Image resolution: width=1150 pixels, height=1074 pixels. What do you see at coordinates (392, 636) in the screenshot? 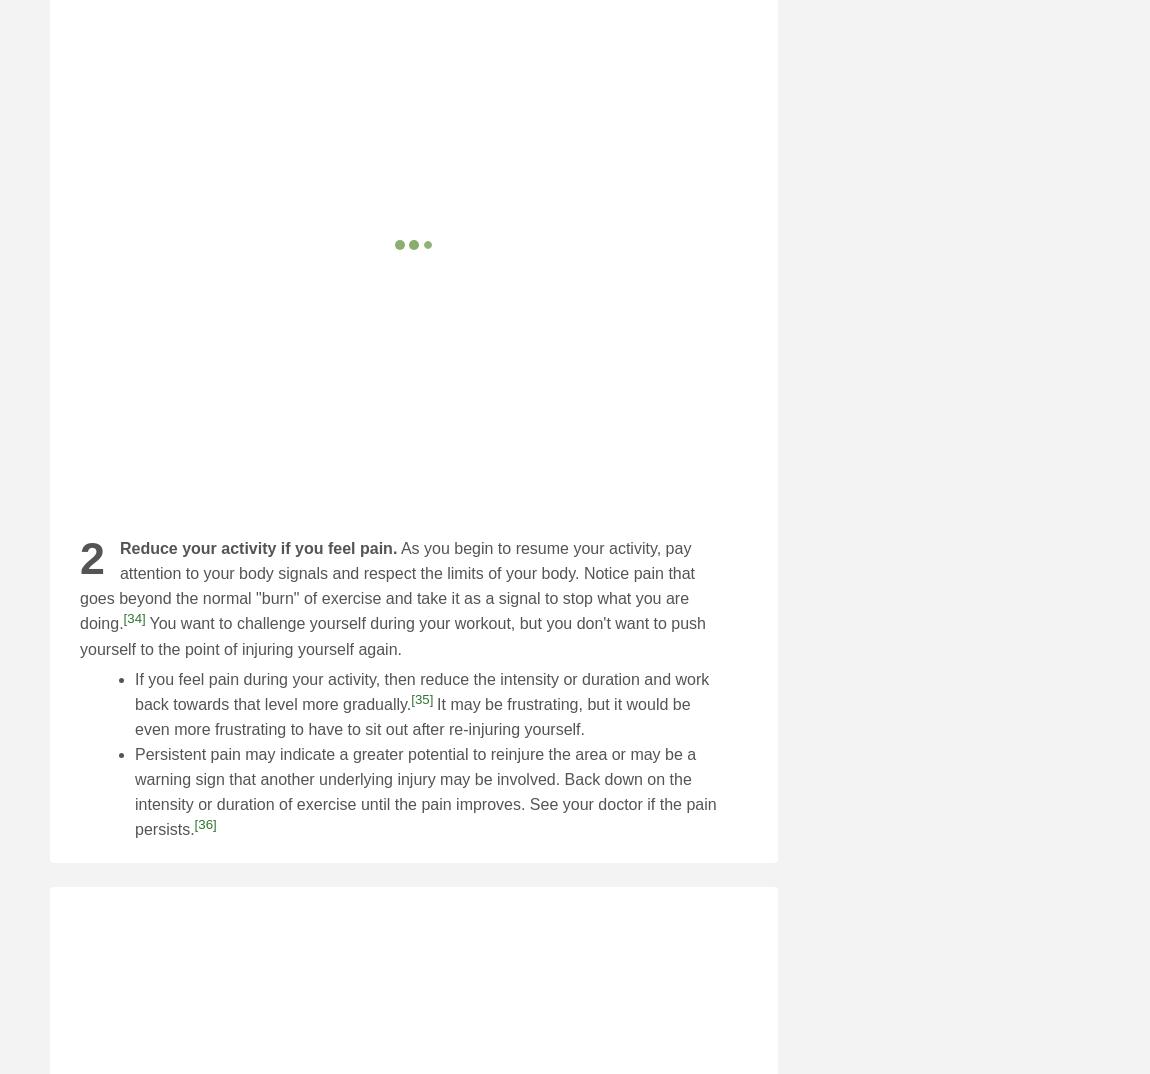
I see `'You want to challenge yourself during your workout, but you don't want to push yourself to the point of injuring yourself again.'` at bounding box center [392, 636].